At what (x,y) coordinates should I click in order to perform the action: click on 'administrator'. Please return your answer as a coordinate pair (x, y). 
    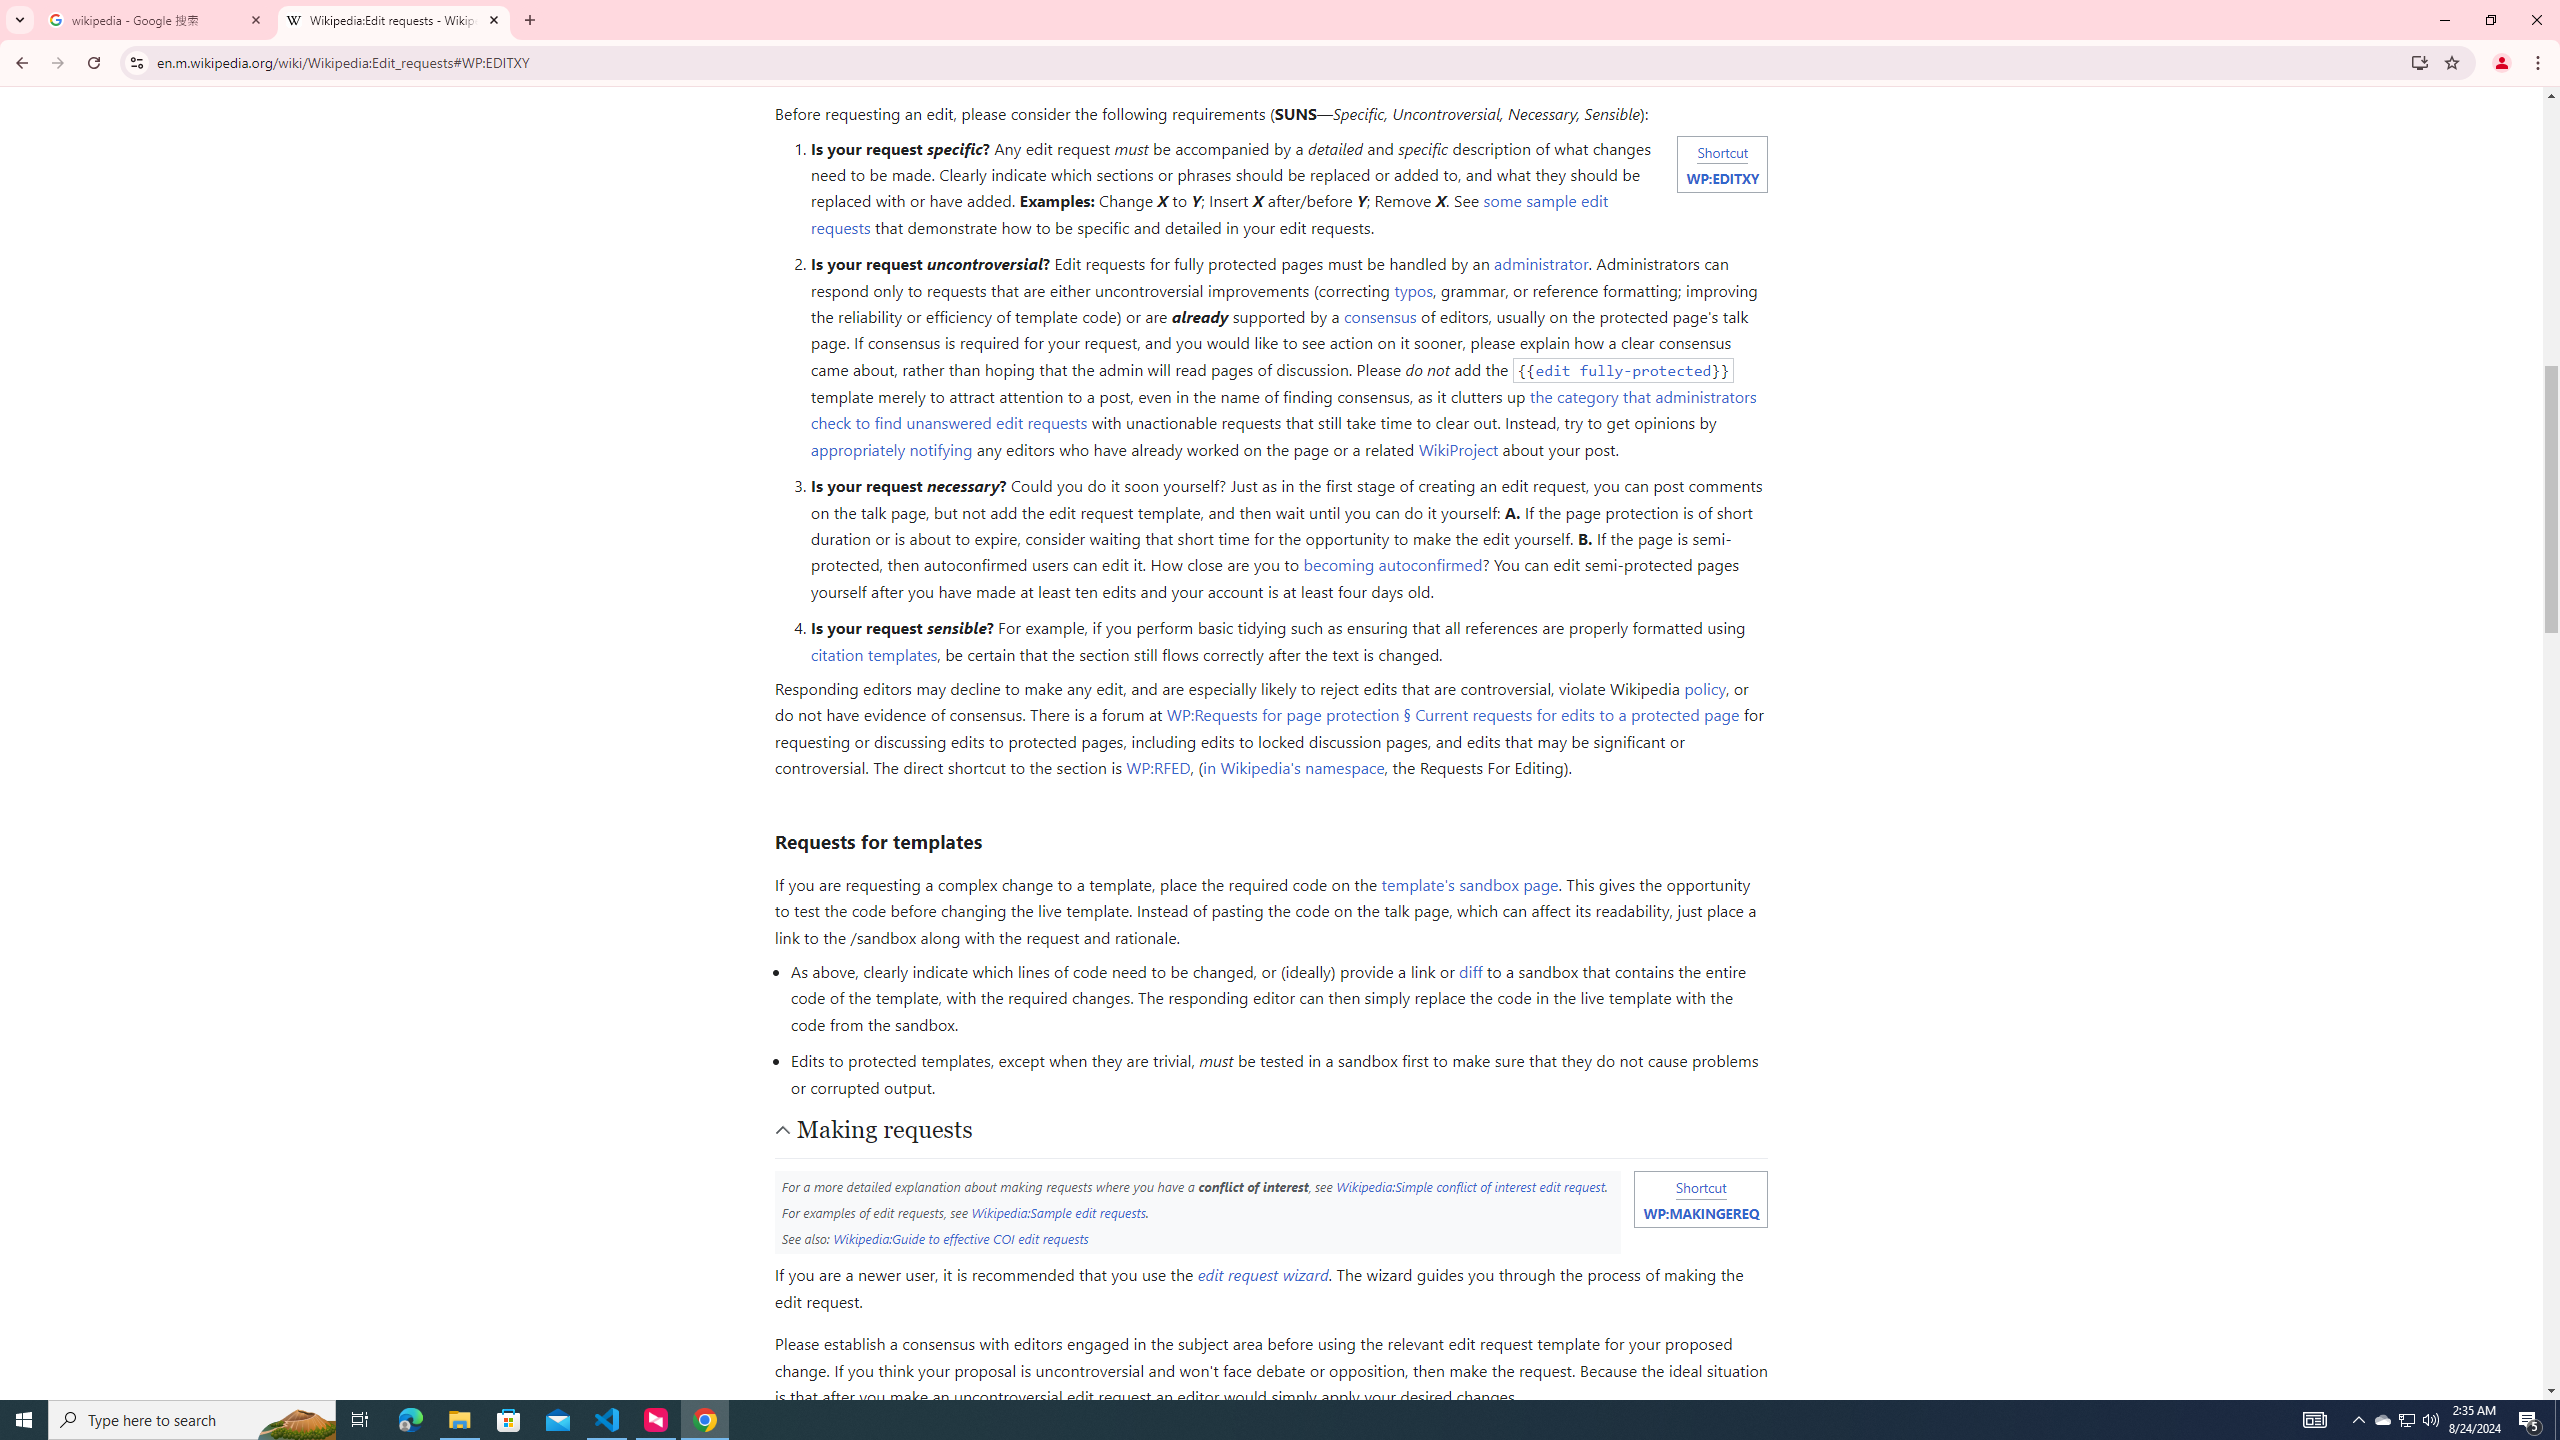
    Looking at the image, I should click on (1541, 264).